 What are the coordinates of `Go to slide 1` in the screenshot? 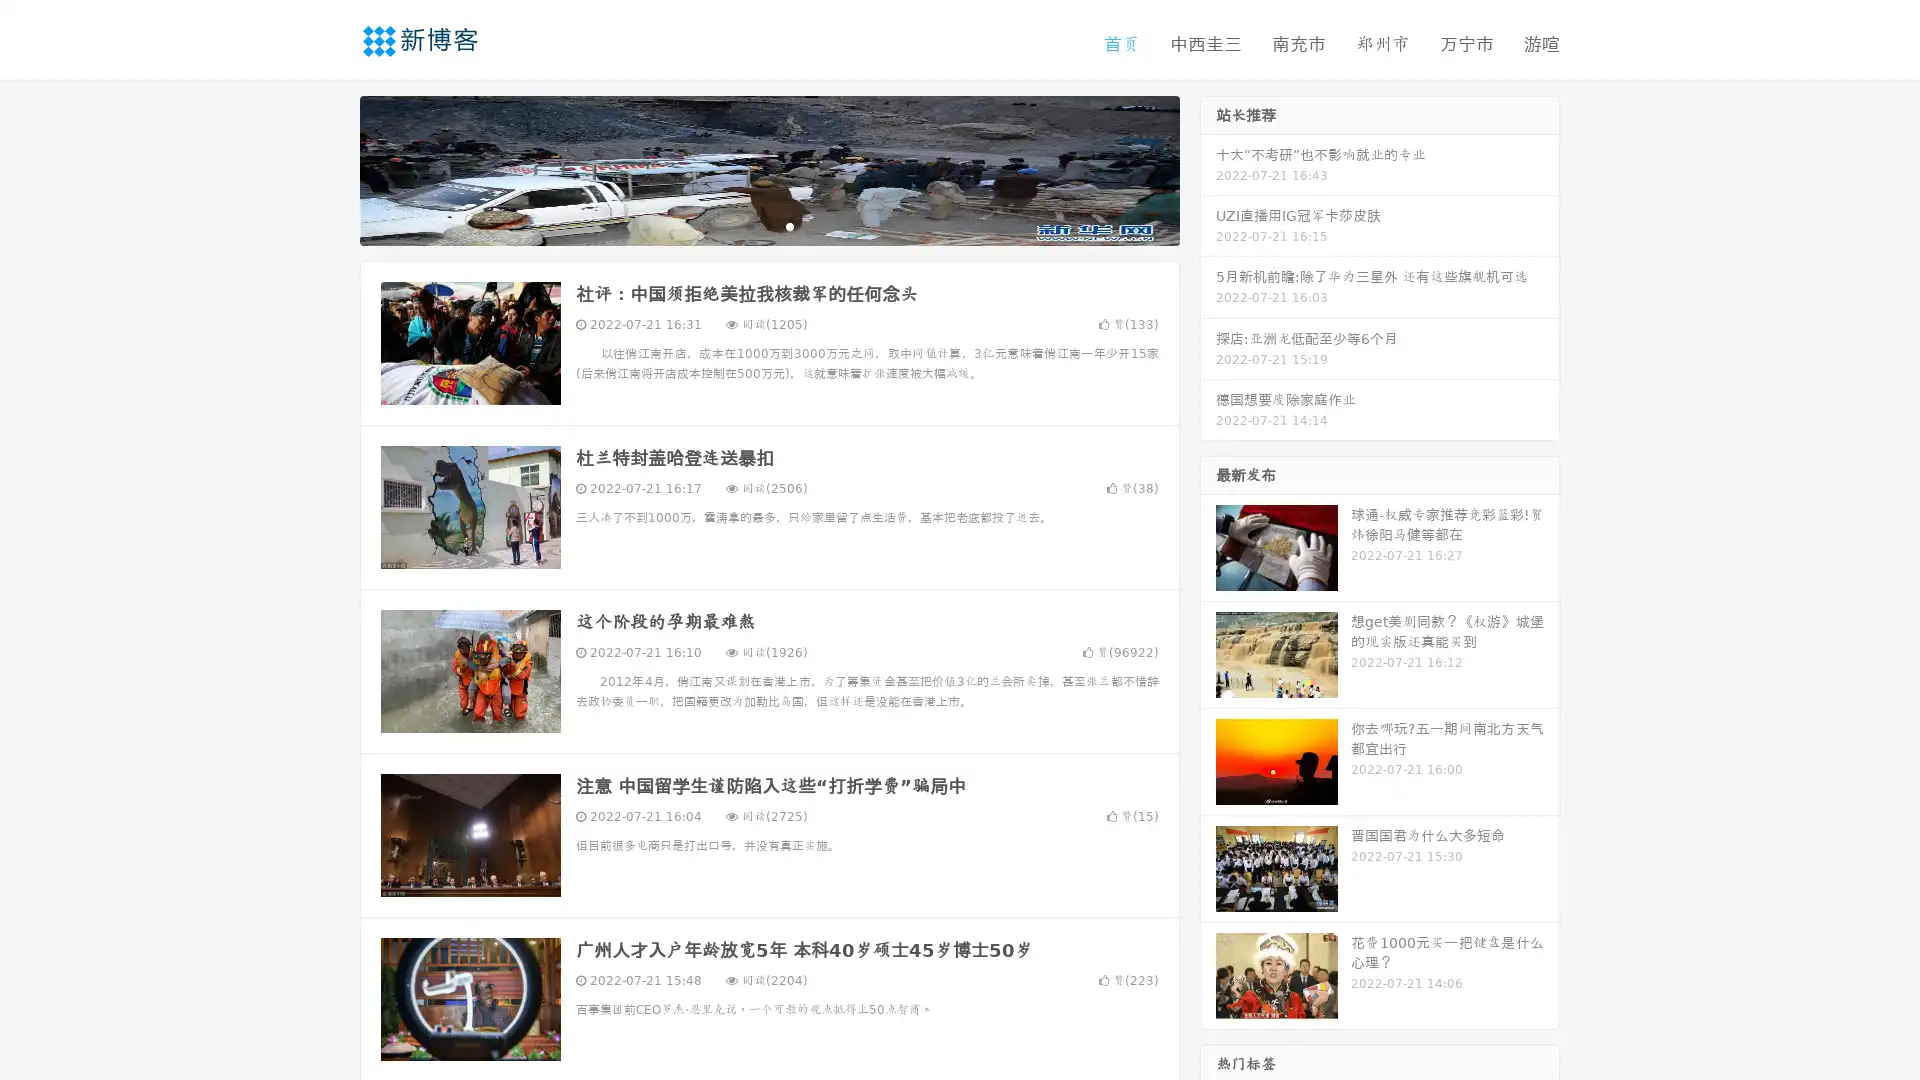 It's located at (748, 225).